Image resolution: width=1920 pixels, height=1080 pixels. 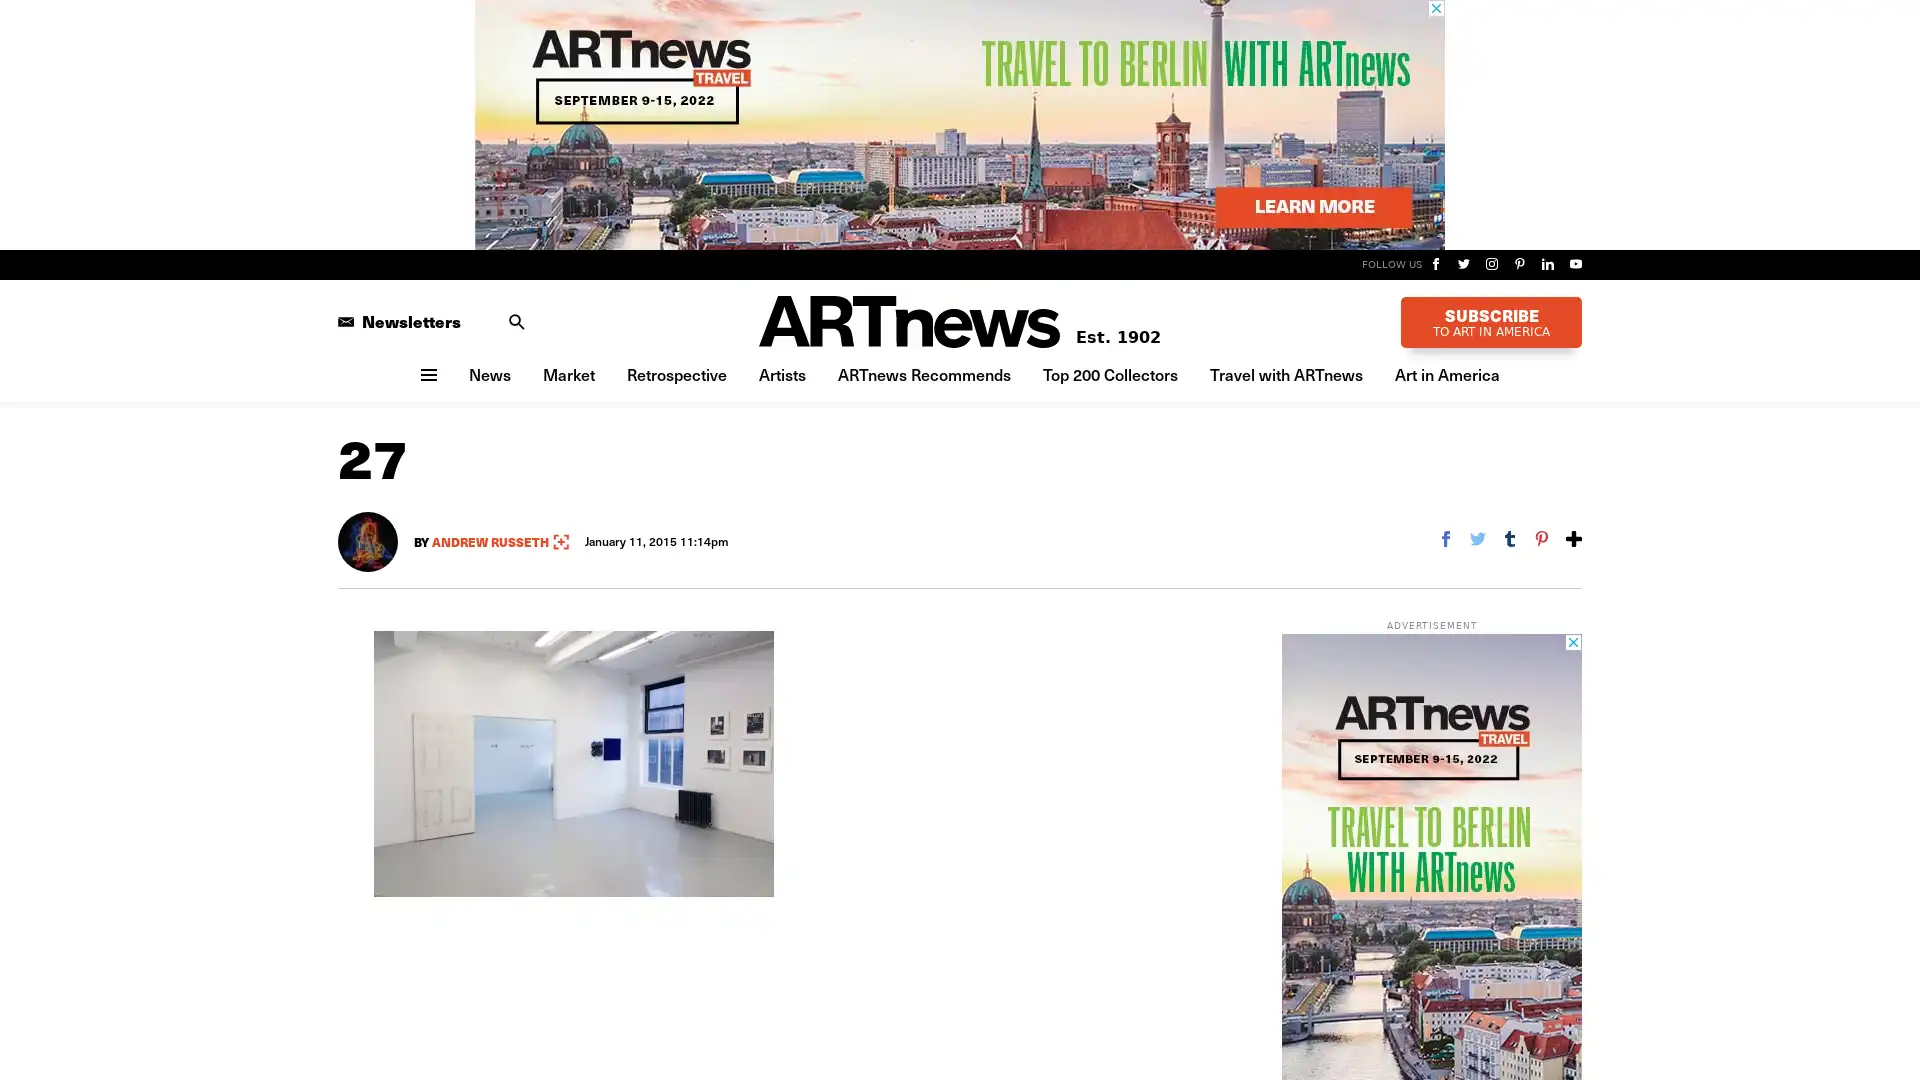 I want to click on BY ANDREW RUSSETH Plus Icon, so click(x=491, y=540).